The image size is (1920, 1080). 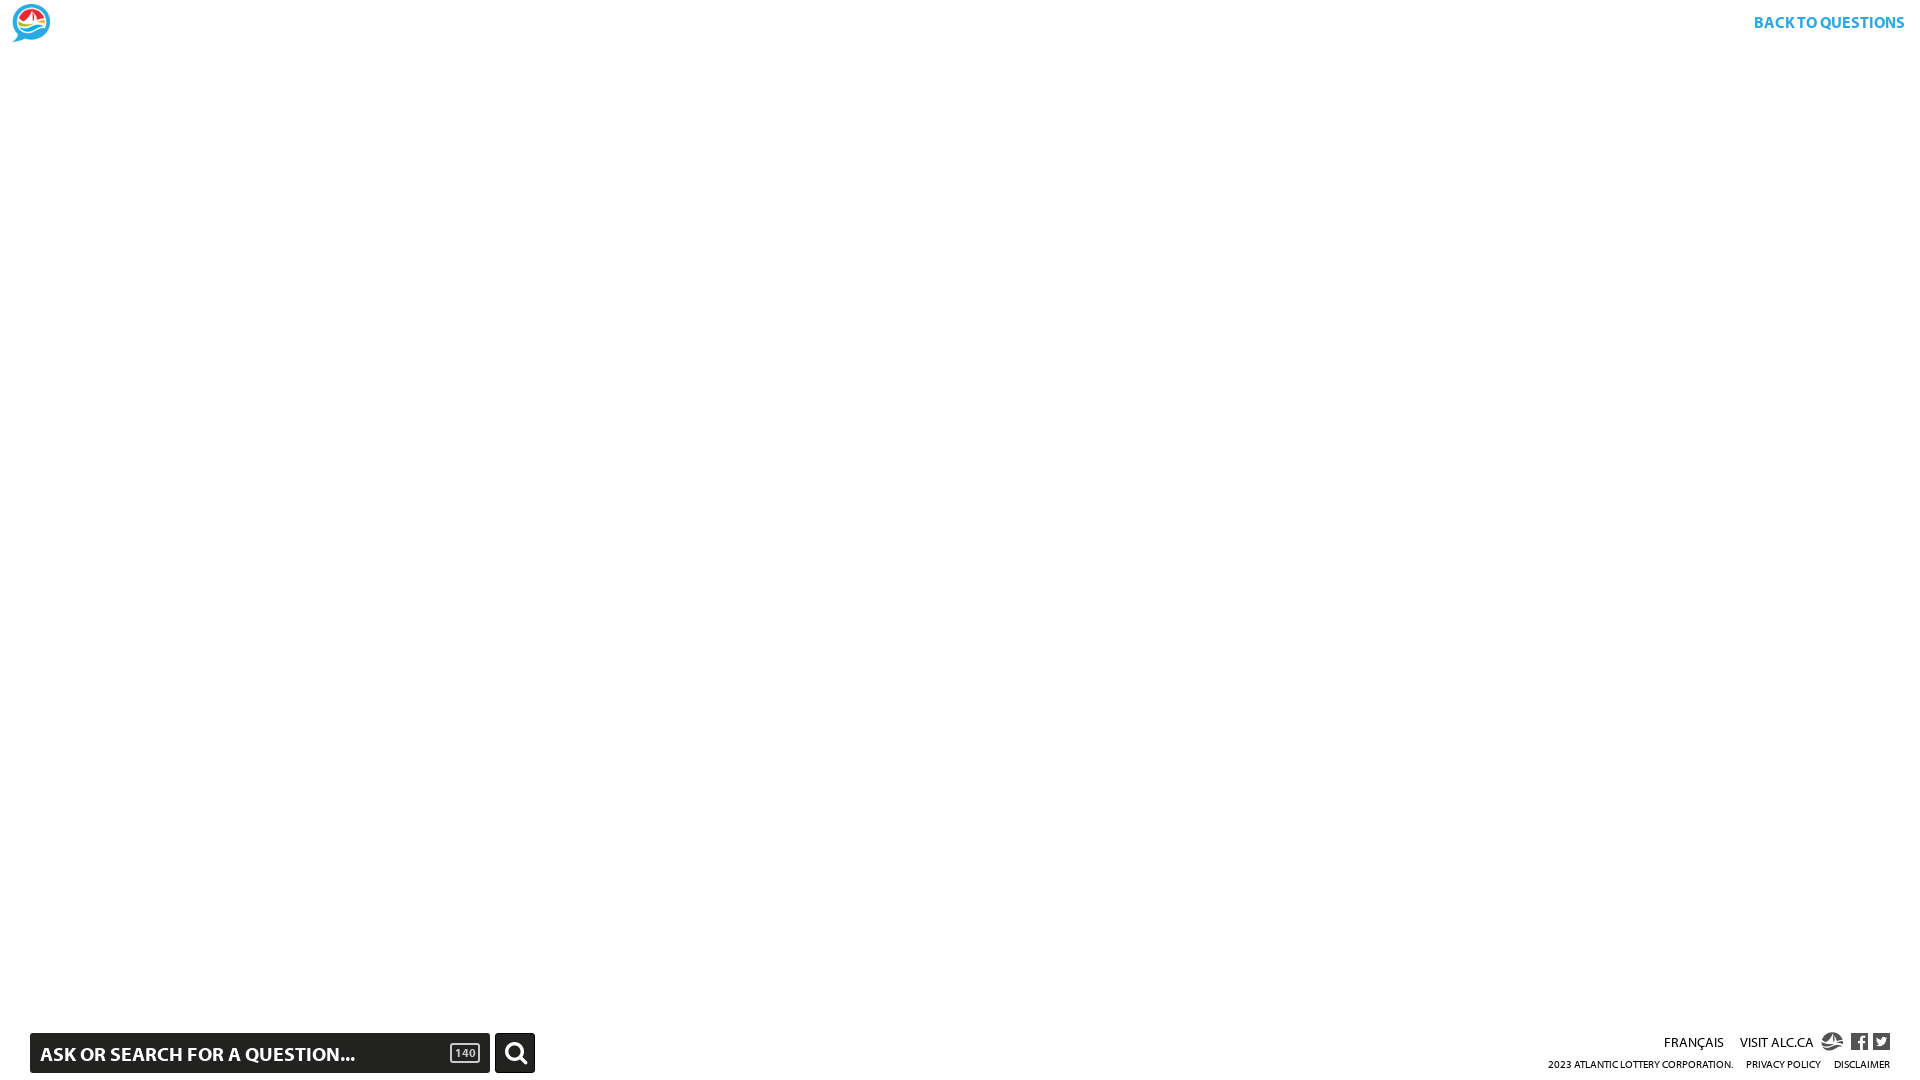 I want to click on 'ALC Facebook', so click(x=1857, y=1040).